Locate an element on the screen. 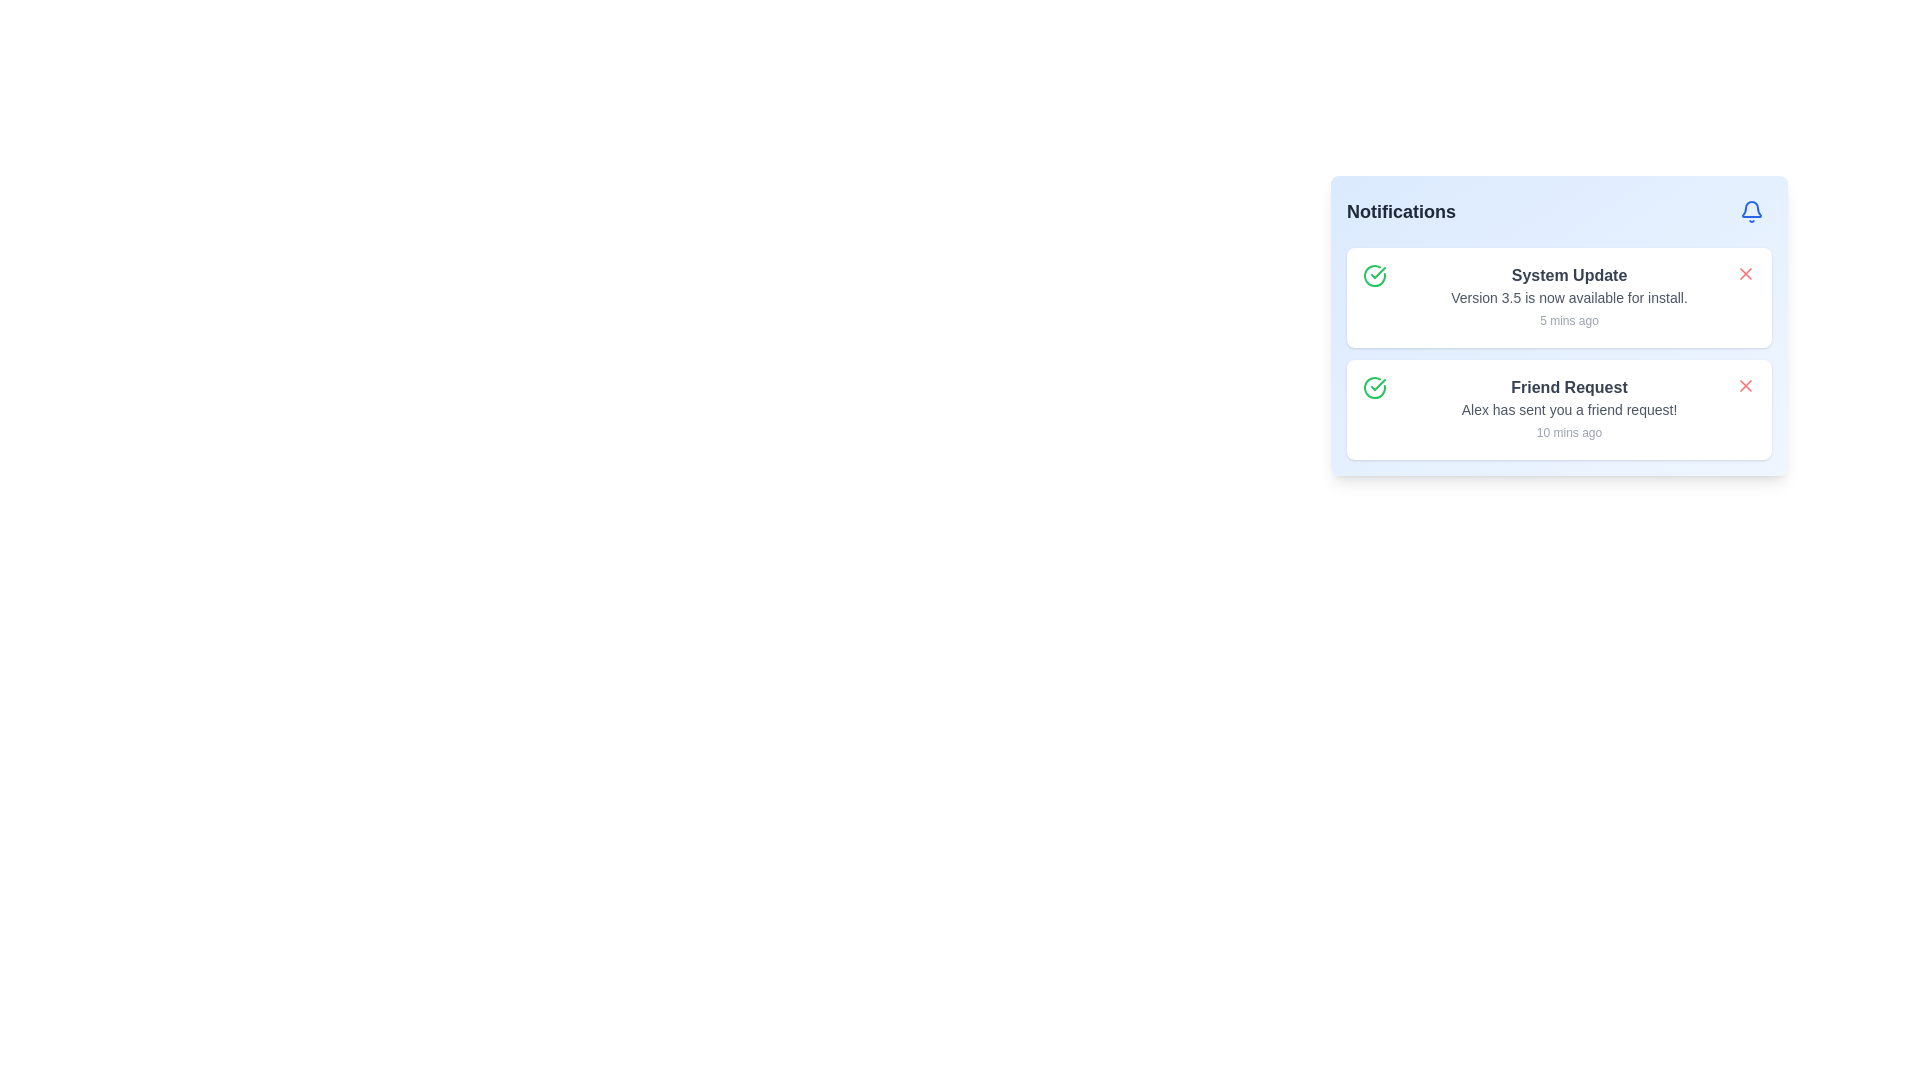  the static text view displaying the notification titled 'Friend Request' that includes the message 'Alex has sent you a friend request!' and the timestamp '10 mins ago' is located at coordinates (1568, 408).